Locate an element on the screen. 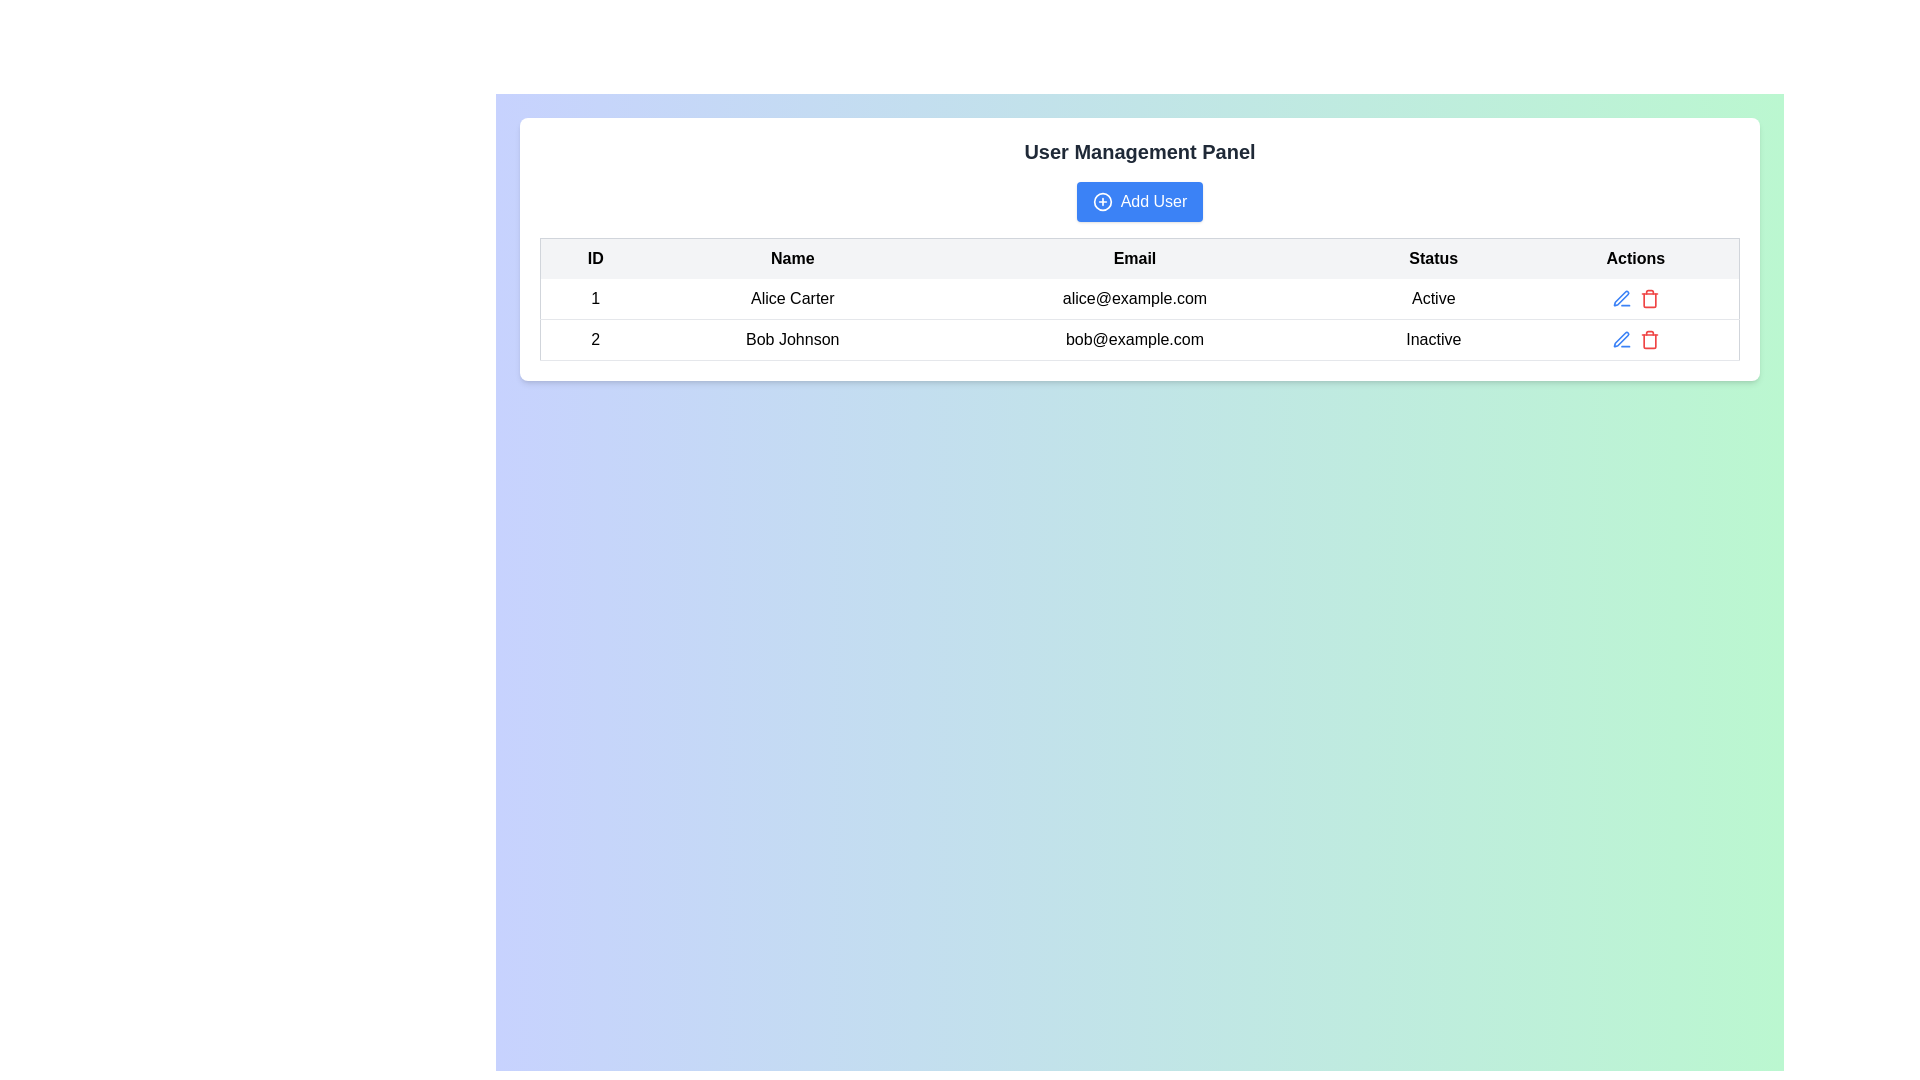 The image size is (1920, 1080). the Text cell containing 'Bob Johnson' in the Name column of the table is located at coordinates (791, 338).